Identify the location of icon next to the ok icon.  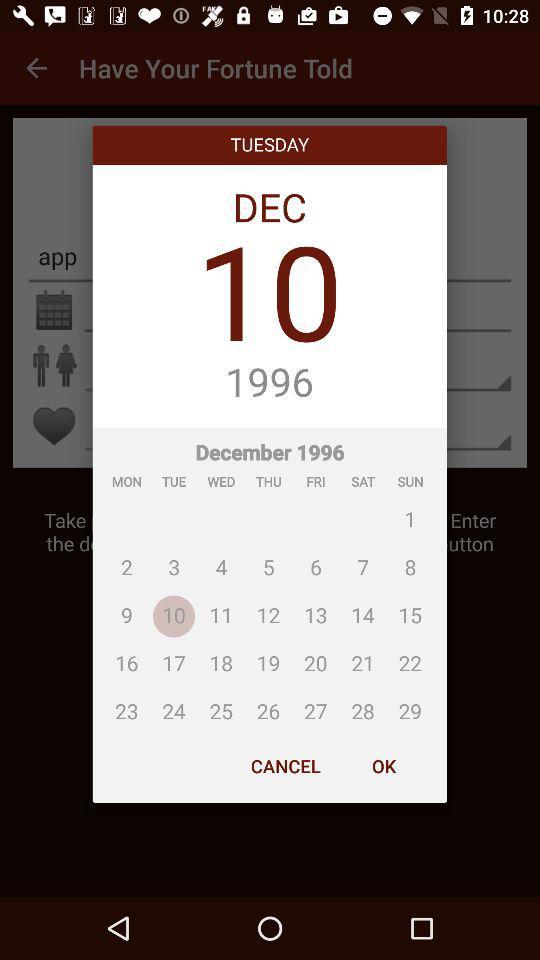
(284, 765).